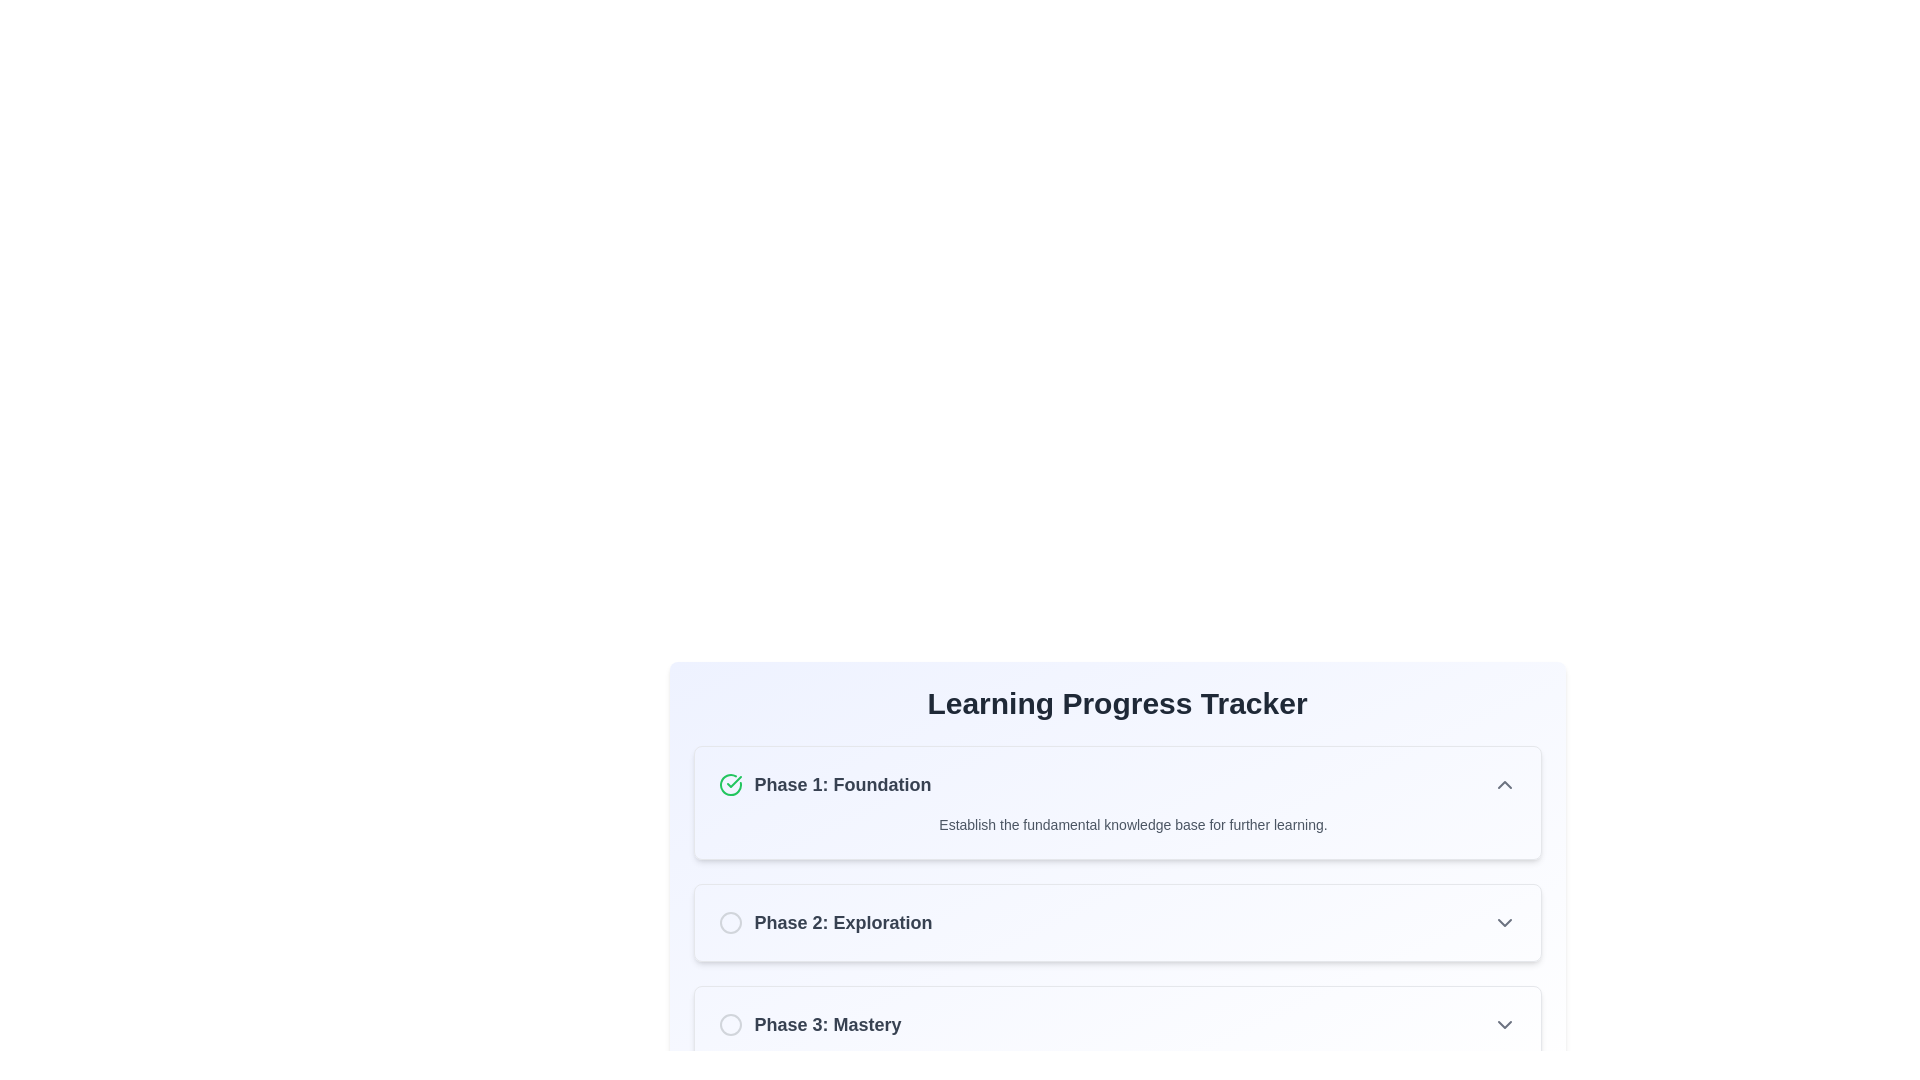 This screenshot has height=1080, width=1920. I want to click on the checkmark icon indicating the completed state of 'Phase 1: Foundation' in the Learning Progress Tracker, so click(733, 781).